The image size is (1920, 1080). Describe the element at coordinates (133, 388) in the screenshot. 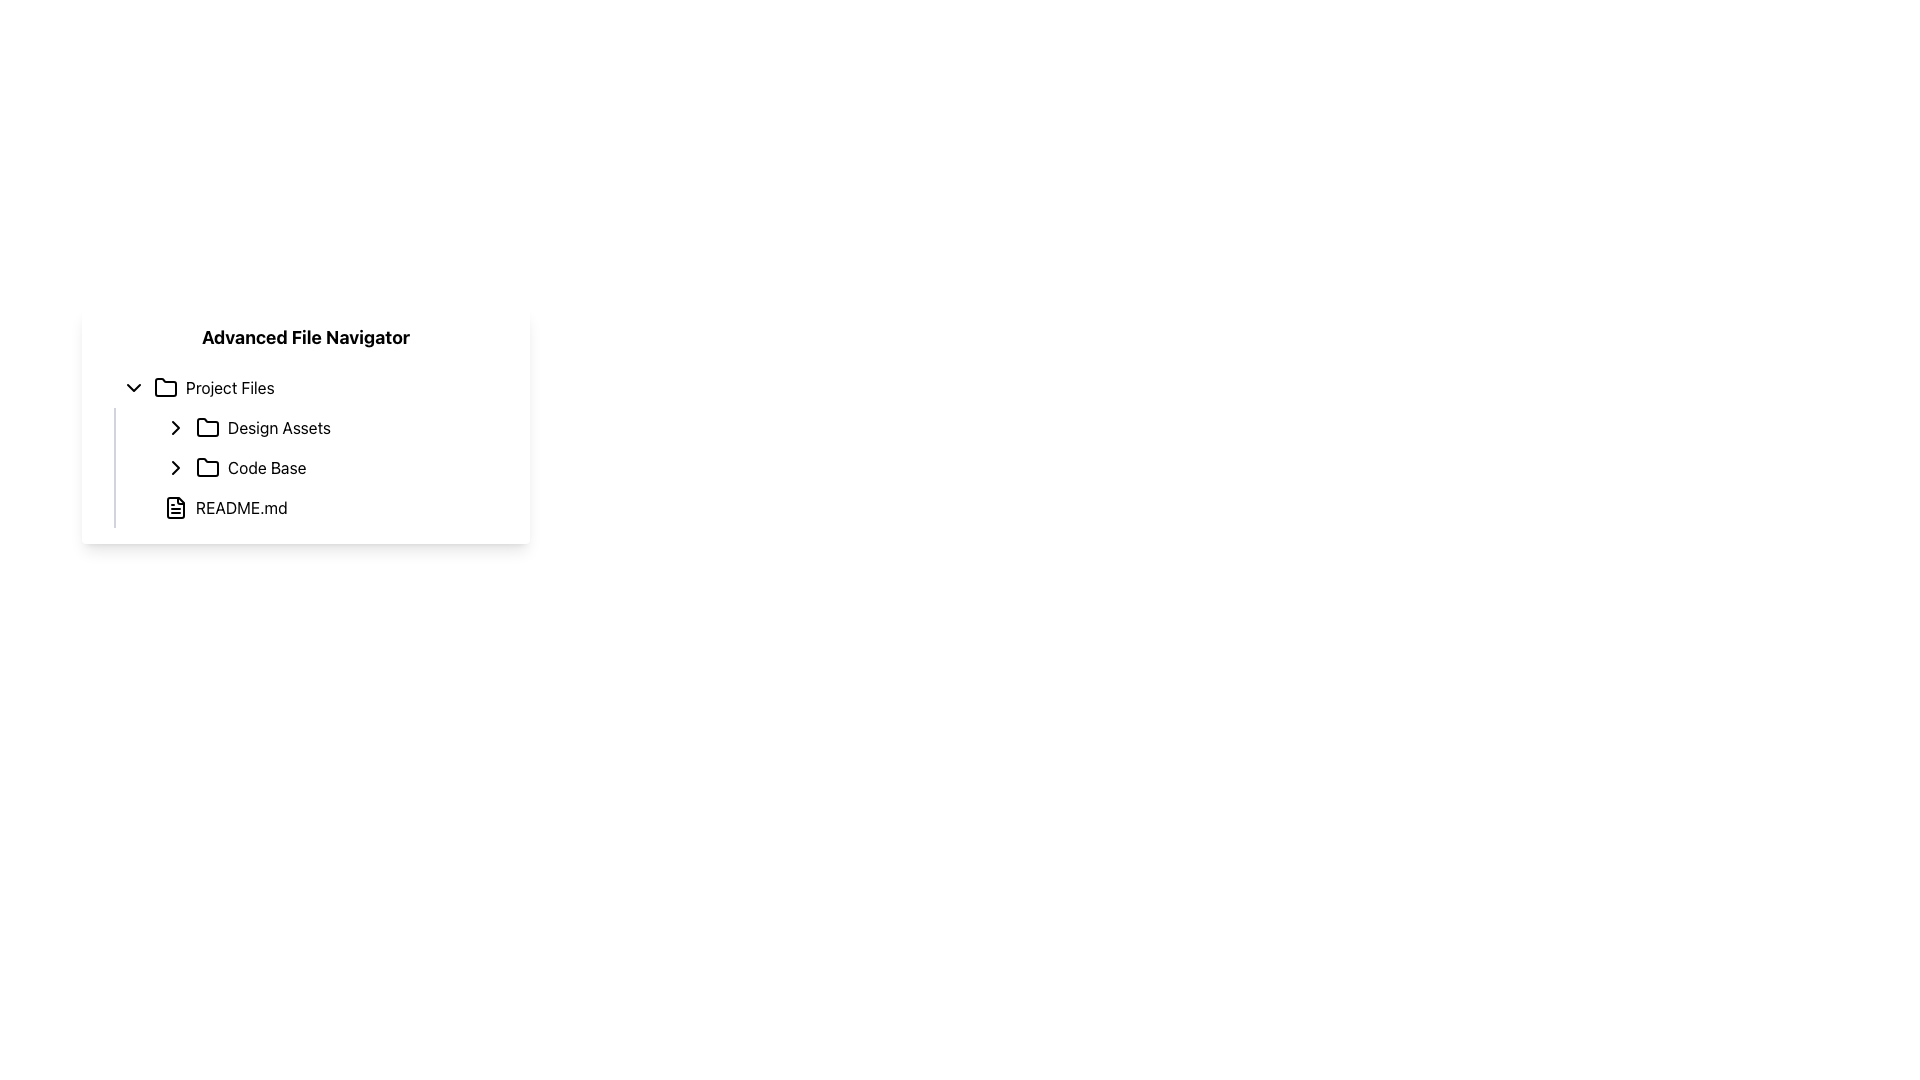

I see `the downward-facing chevron toggle icon located next` at that location.